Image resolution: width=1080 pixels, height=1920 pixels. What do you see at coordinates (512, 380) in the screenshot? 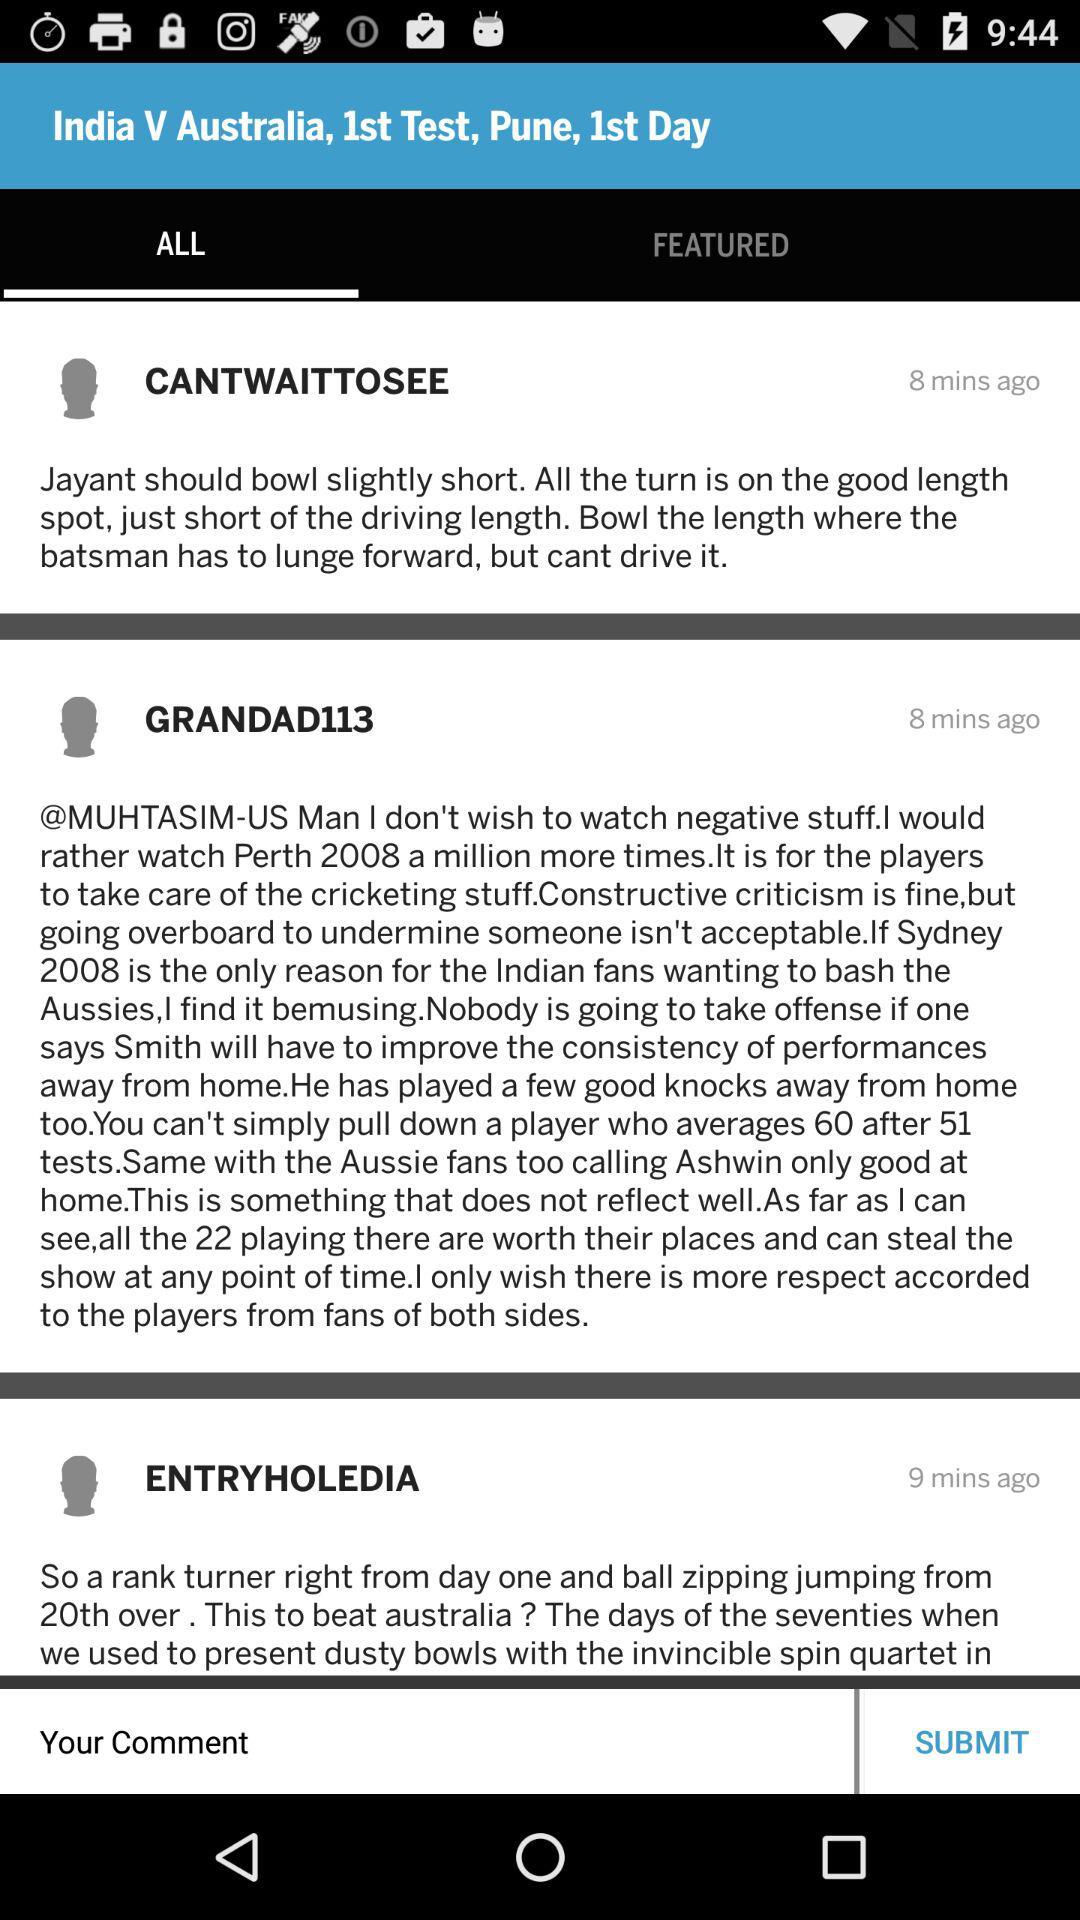
I see `the cantwaittosee` at bounding box center [512, 380].